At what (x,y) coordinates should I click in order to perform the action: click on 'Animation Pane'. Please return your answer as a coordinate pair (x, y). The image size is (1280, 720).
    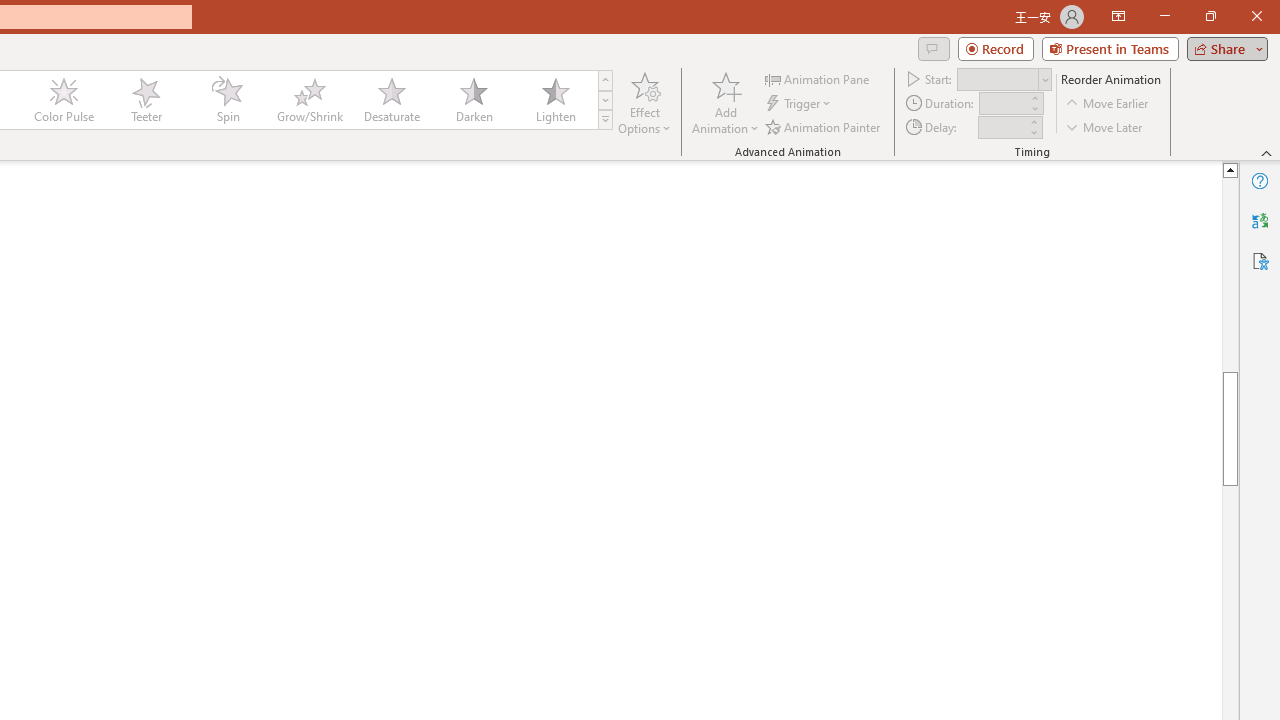
    Looking at the image, I should click on (818, 78).